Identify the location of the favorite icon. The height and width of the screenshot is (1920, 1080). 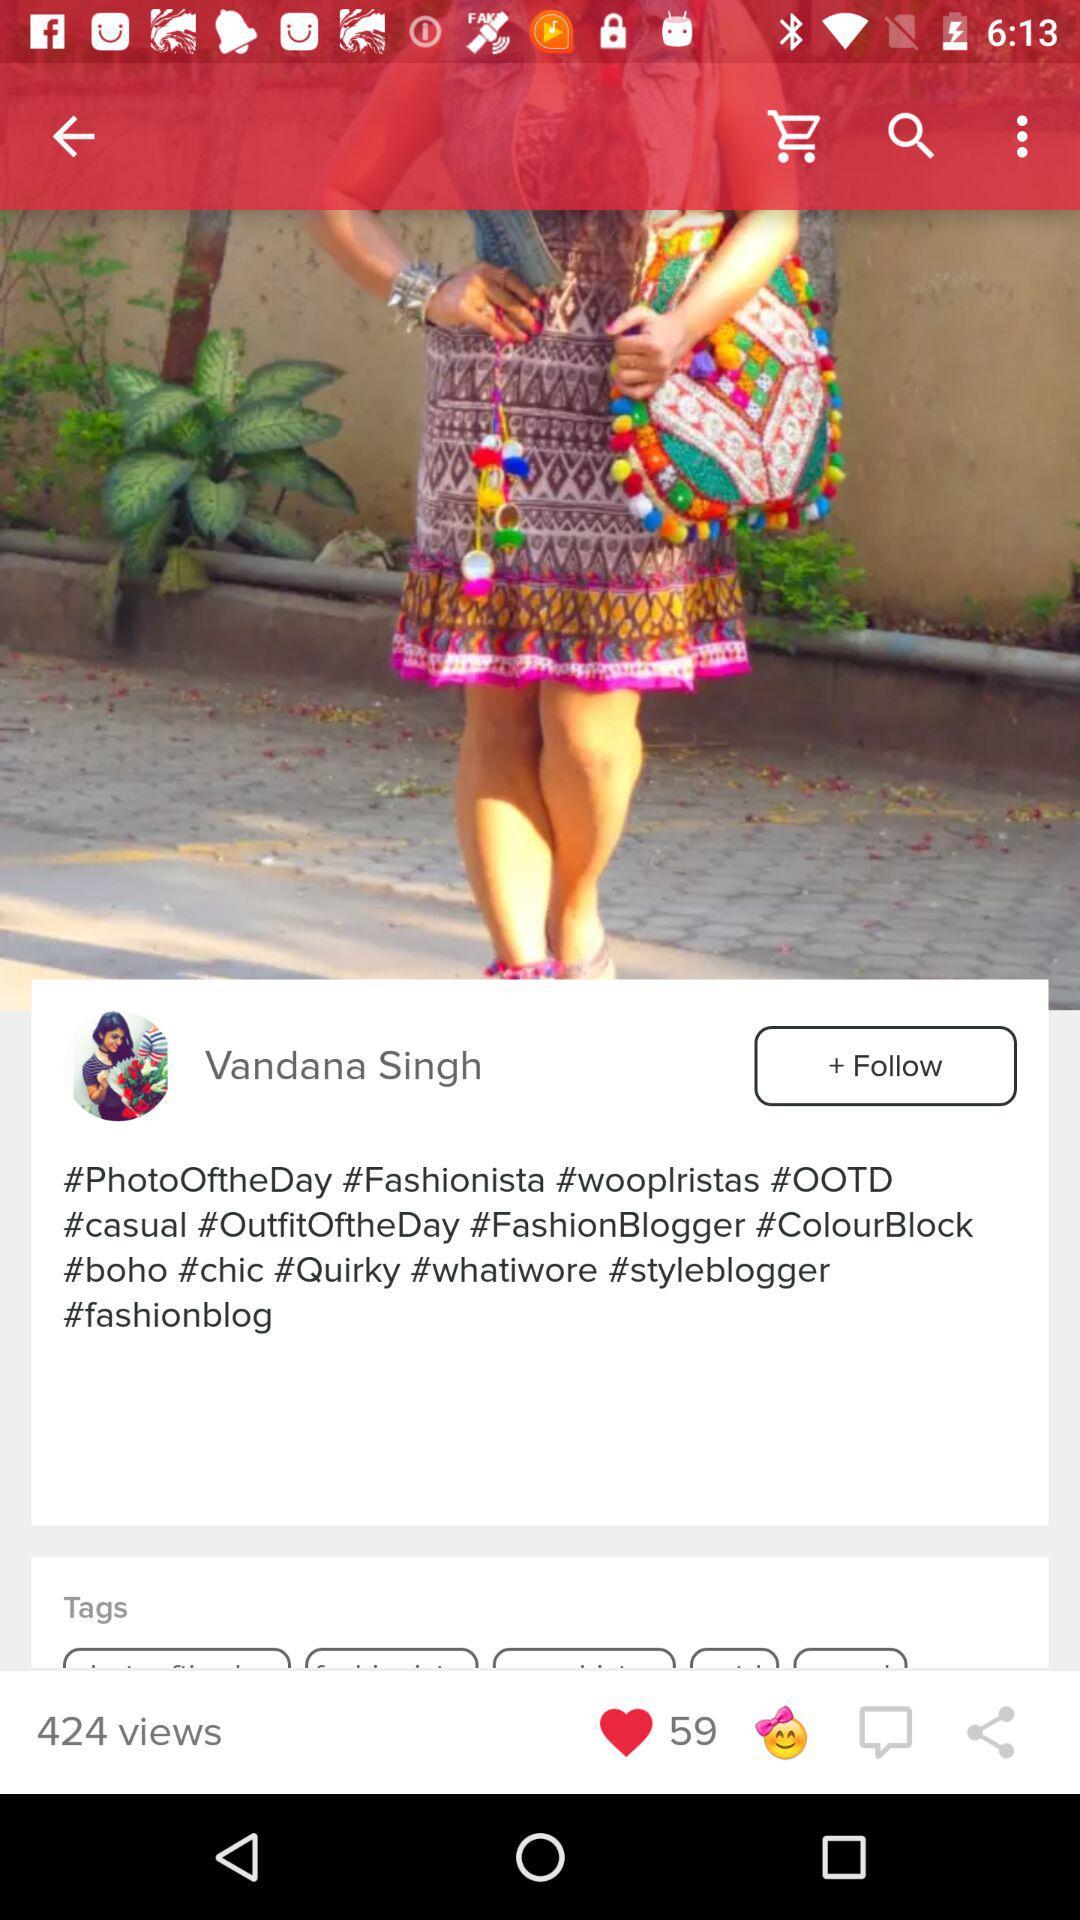
(625, 1731).